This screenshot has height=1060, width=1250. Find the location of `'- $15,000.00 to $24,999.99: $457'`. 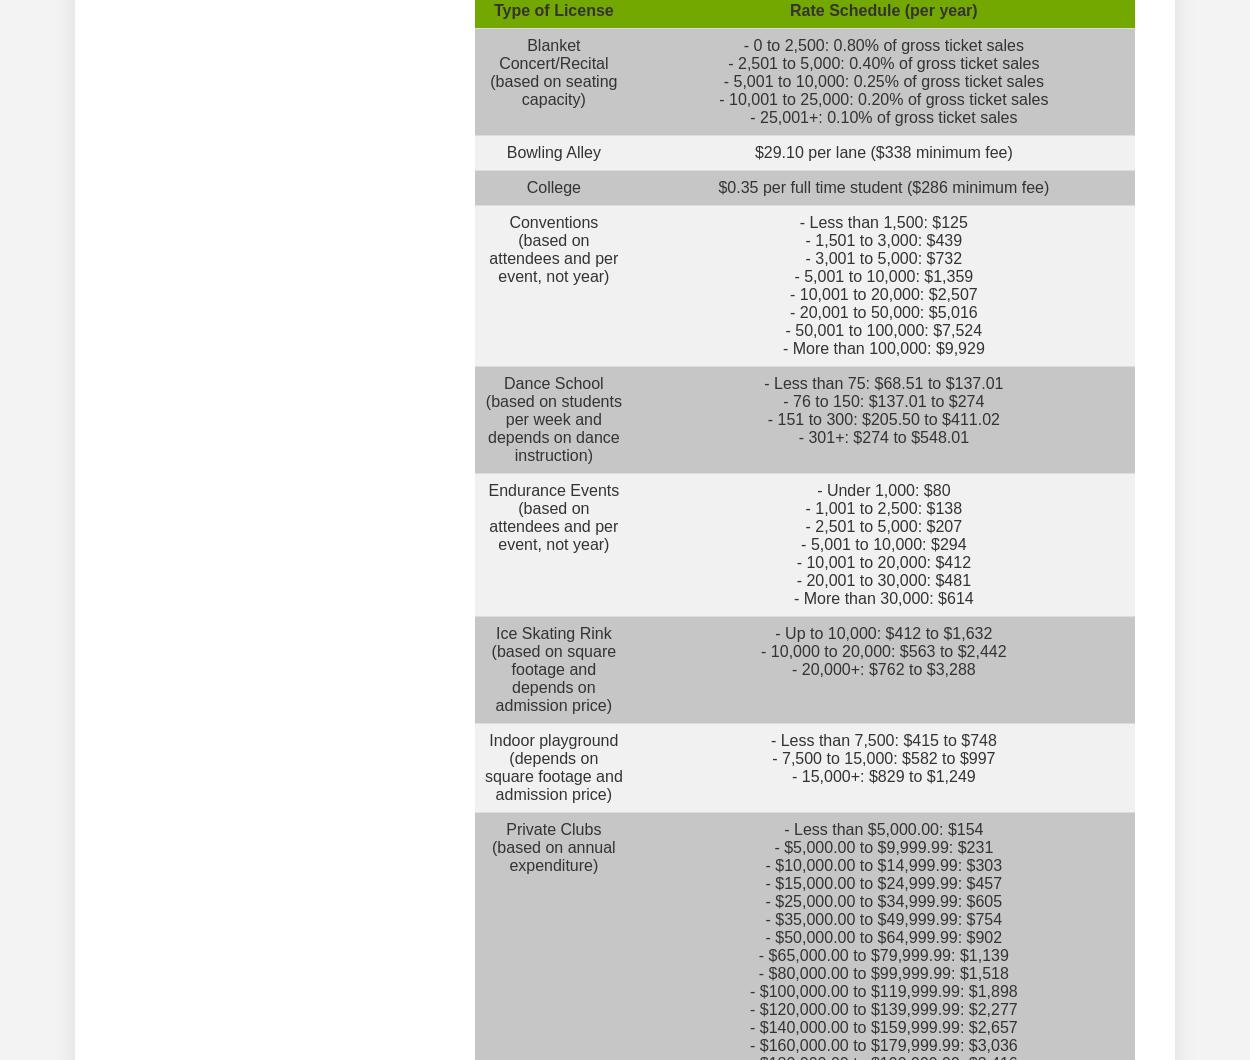

'- $15,000.00 to $24,999.99: $457' is located at coordinates (883, 883).